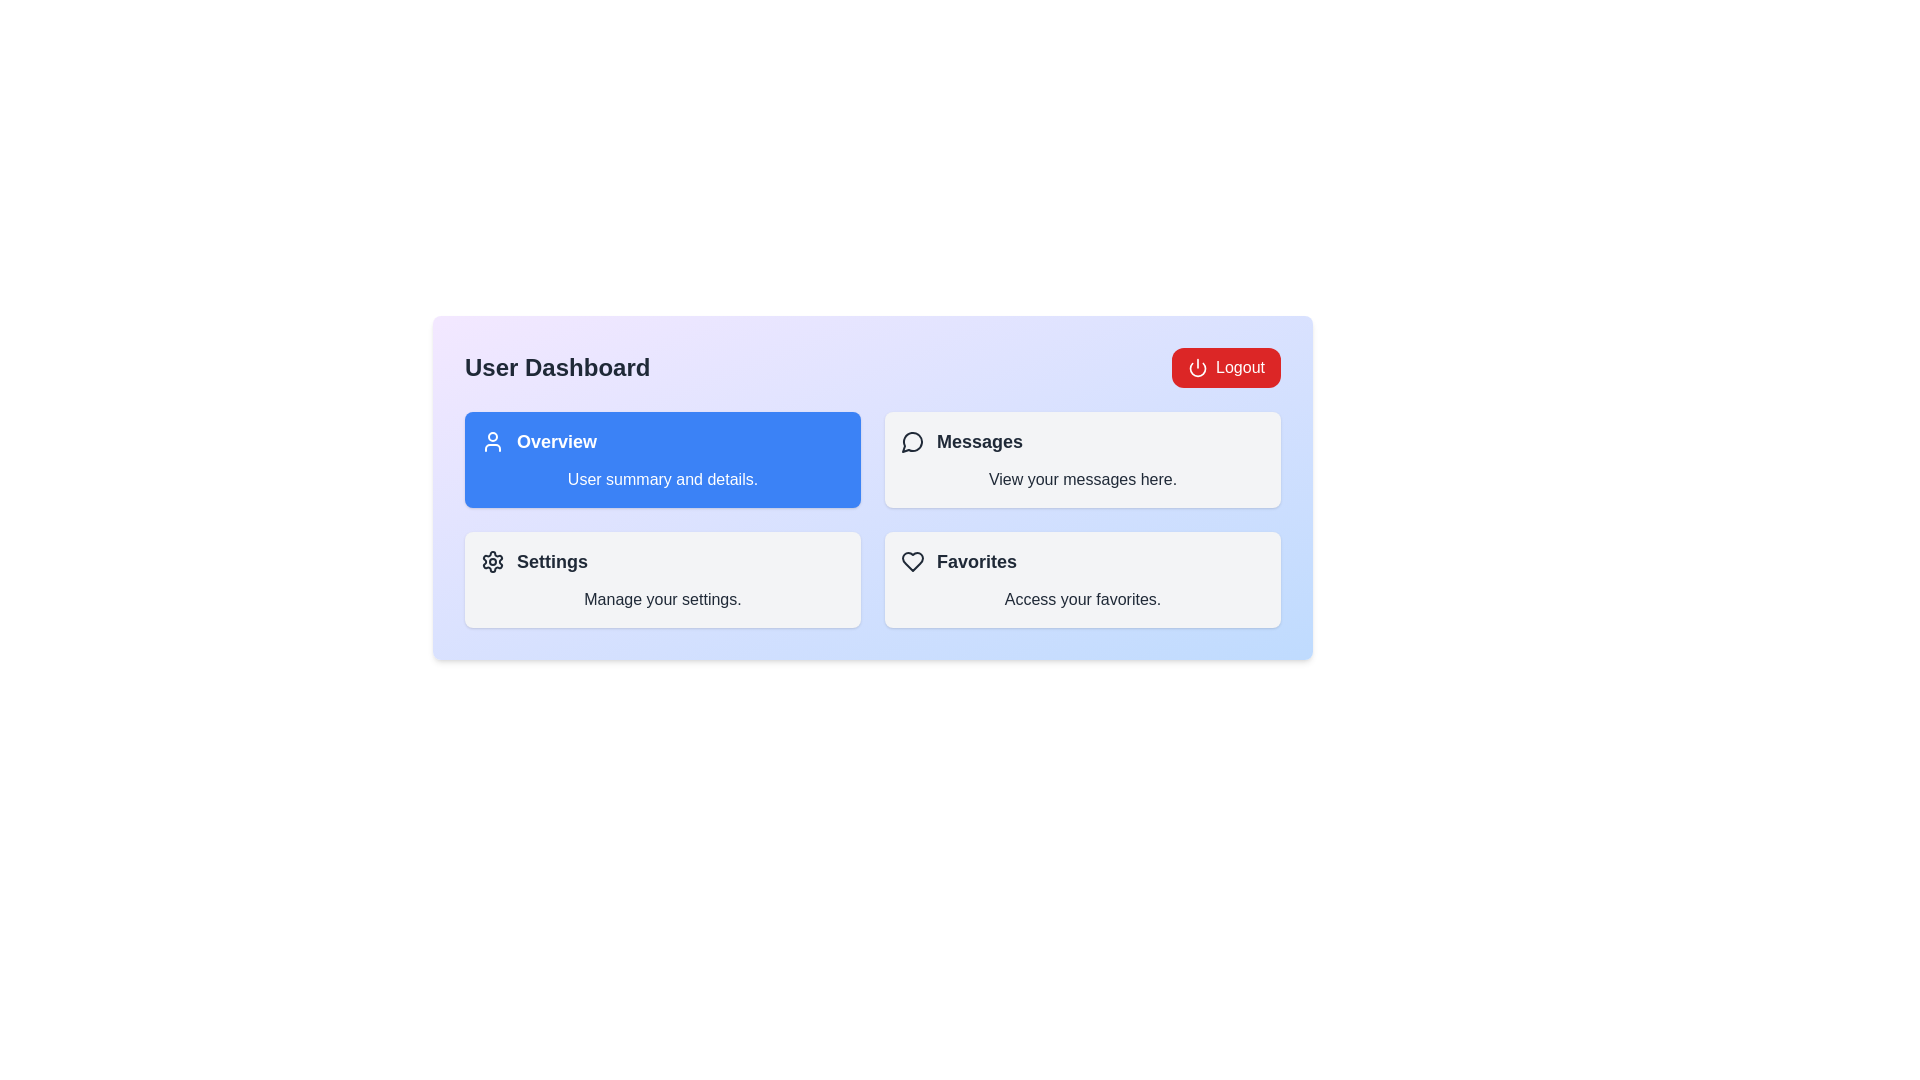  I want to click on the power/logout icon located inside the red rounded rectangle button labeled 'Logout' at the top-right corner of the User Dashboard, so click(1198, 367).